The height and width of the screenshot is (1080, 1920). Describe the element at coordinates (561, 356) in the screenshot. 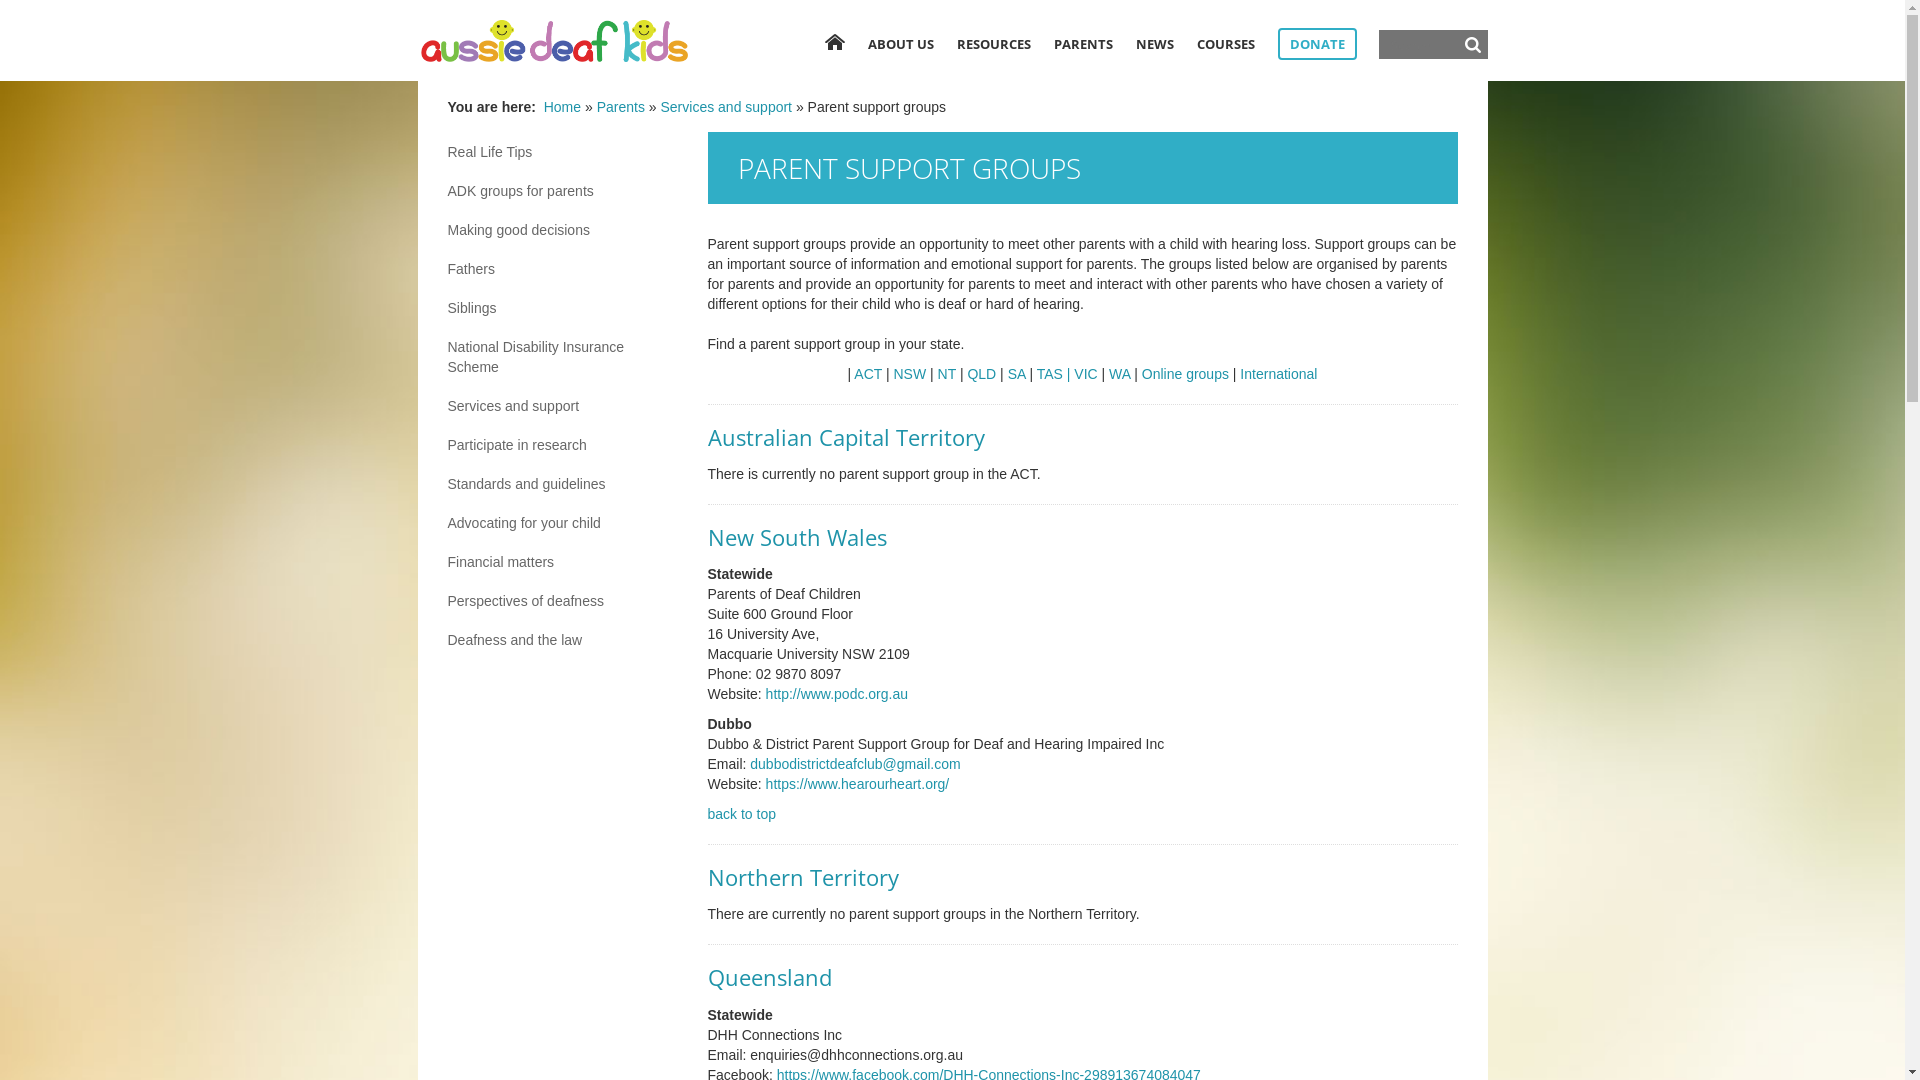

I see `'National Disability Insurance Scheme'` at that location.